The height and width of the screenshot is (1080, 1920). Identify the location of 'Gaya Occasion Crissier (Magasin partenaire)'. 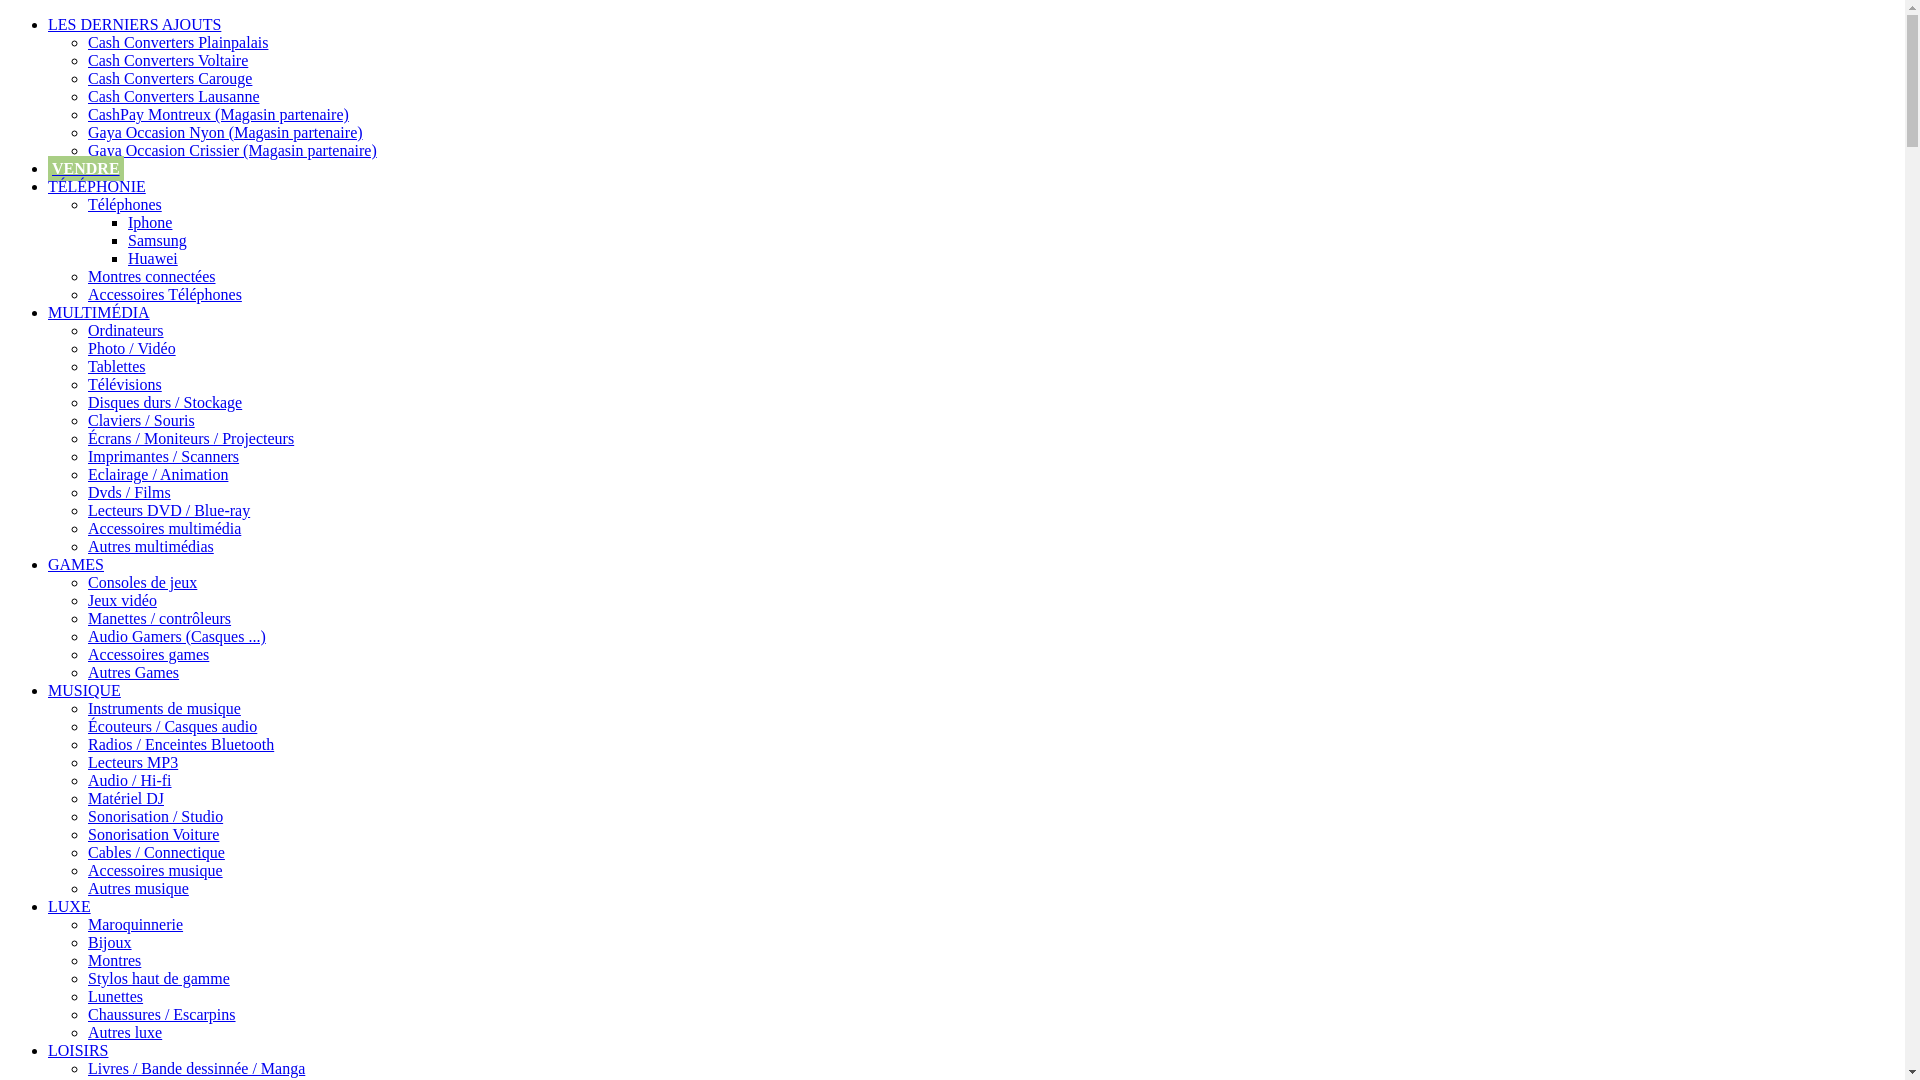
(232, 149).